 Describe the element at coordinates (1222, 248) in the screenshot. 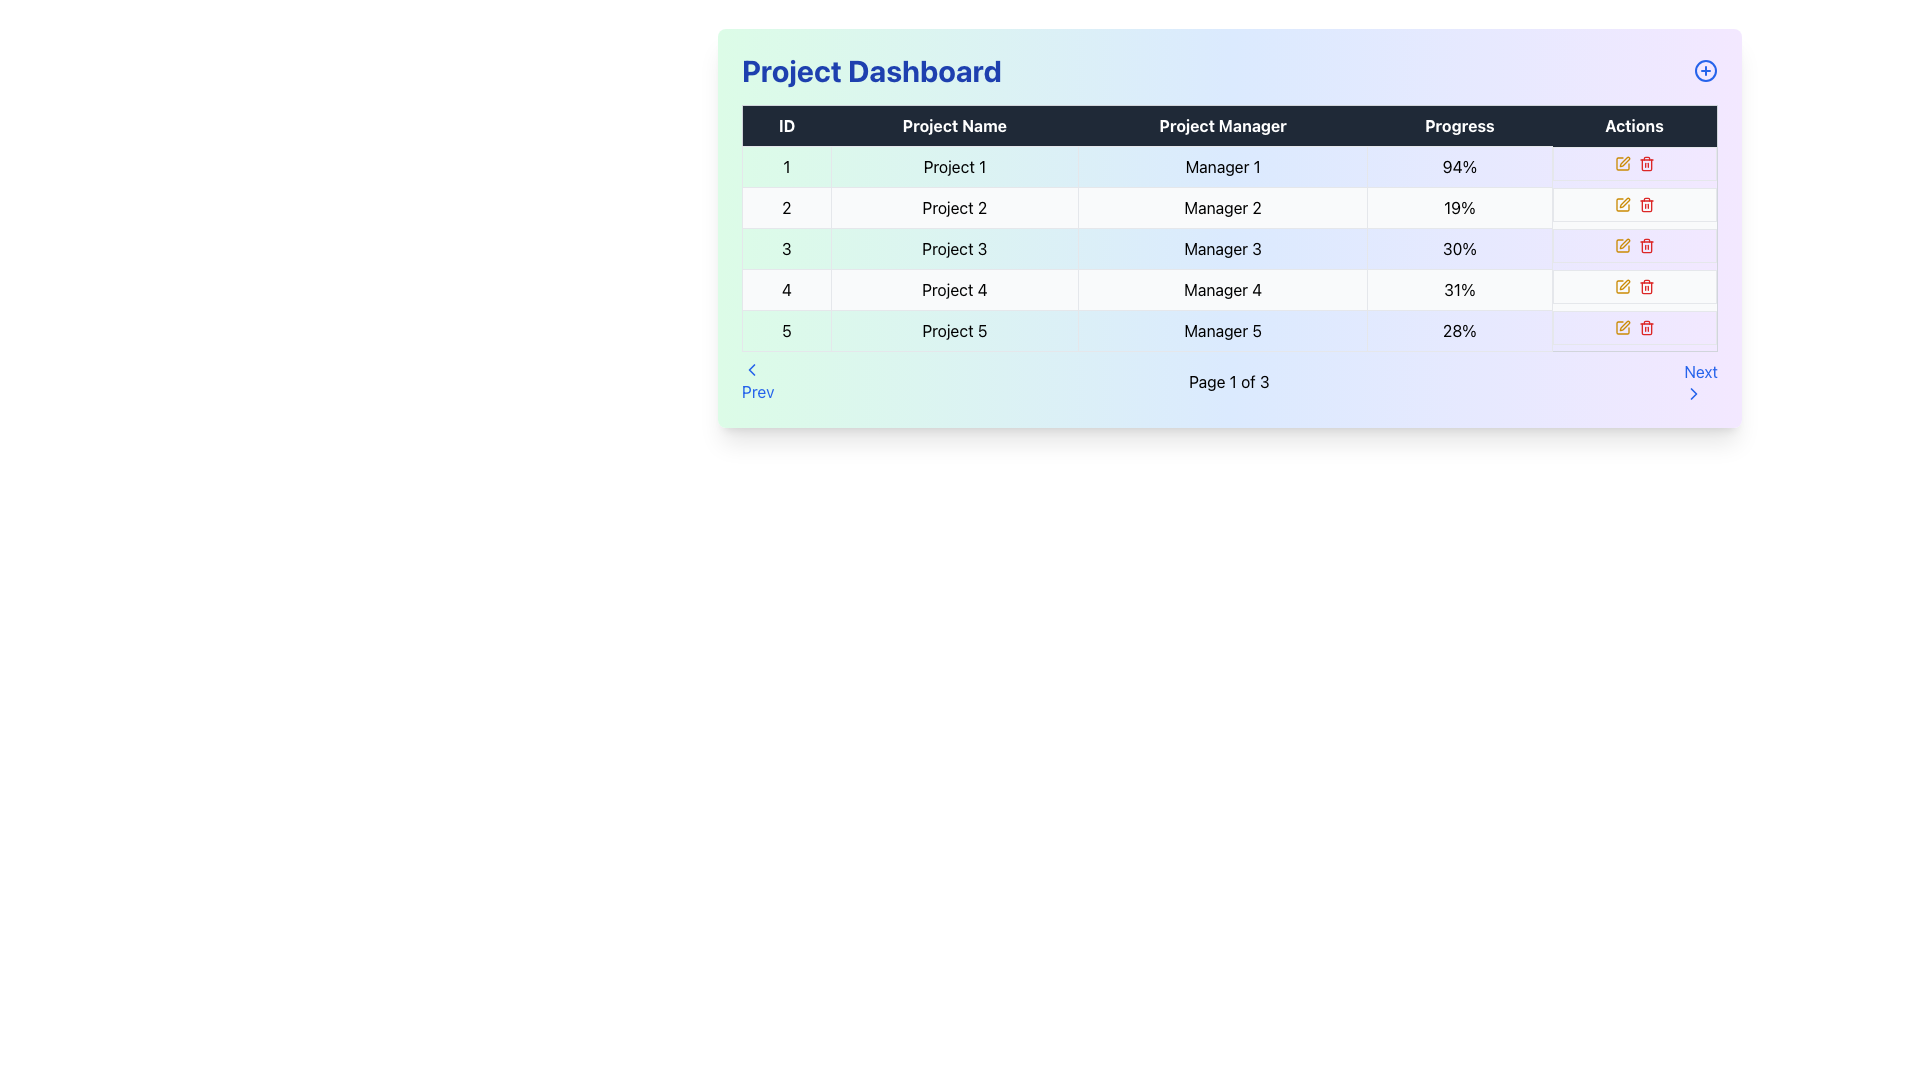

I see `the 'Manager 3' text cell` at that location.